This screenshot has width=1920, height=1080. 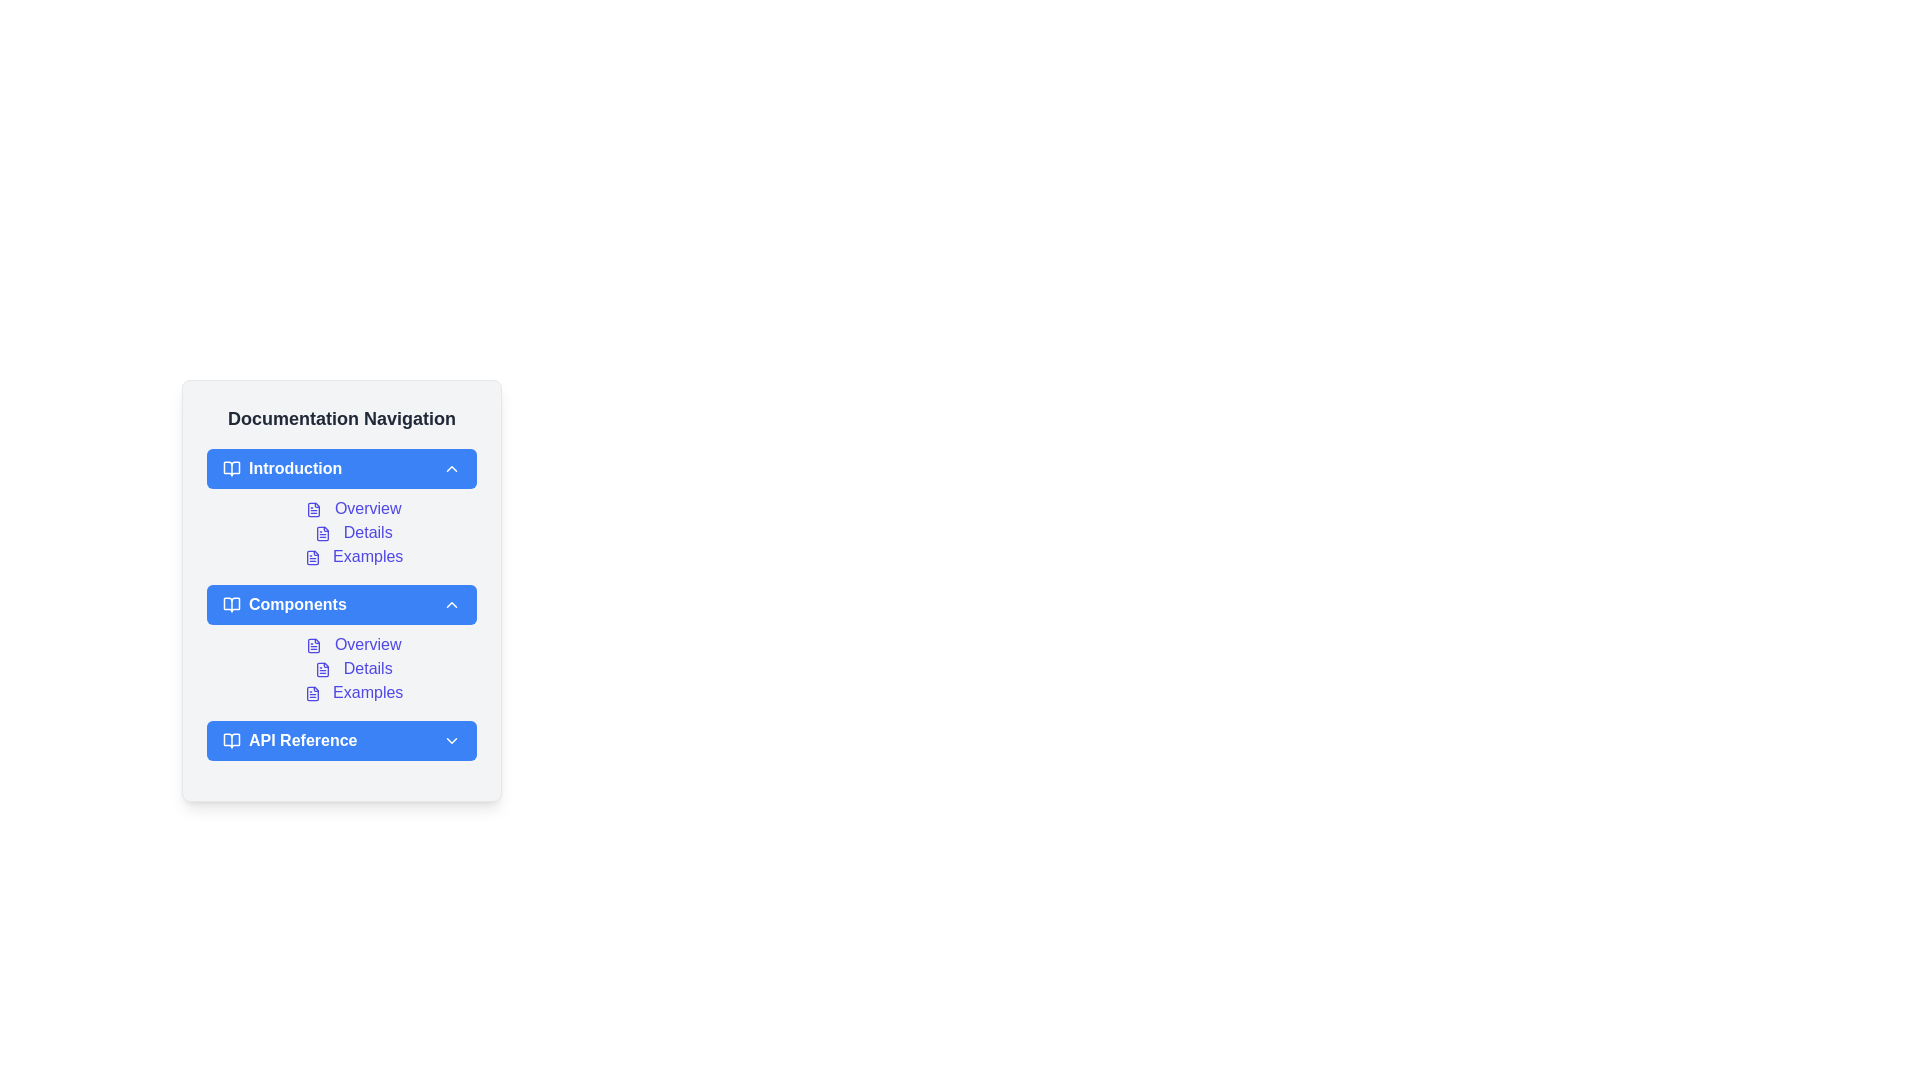 What do you see at coordinates (341, 589) in the screenshot?
I see `the 'Components' section of the interactive expandable menu, which is a rectangular panel with a light gray background and a blue highlighted section` at bounding box center [341, 589].